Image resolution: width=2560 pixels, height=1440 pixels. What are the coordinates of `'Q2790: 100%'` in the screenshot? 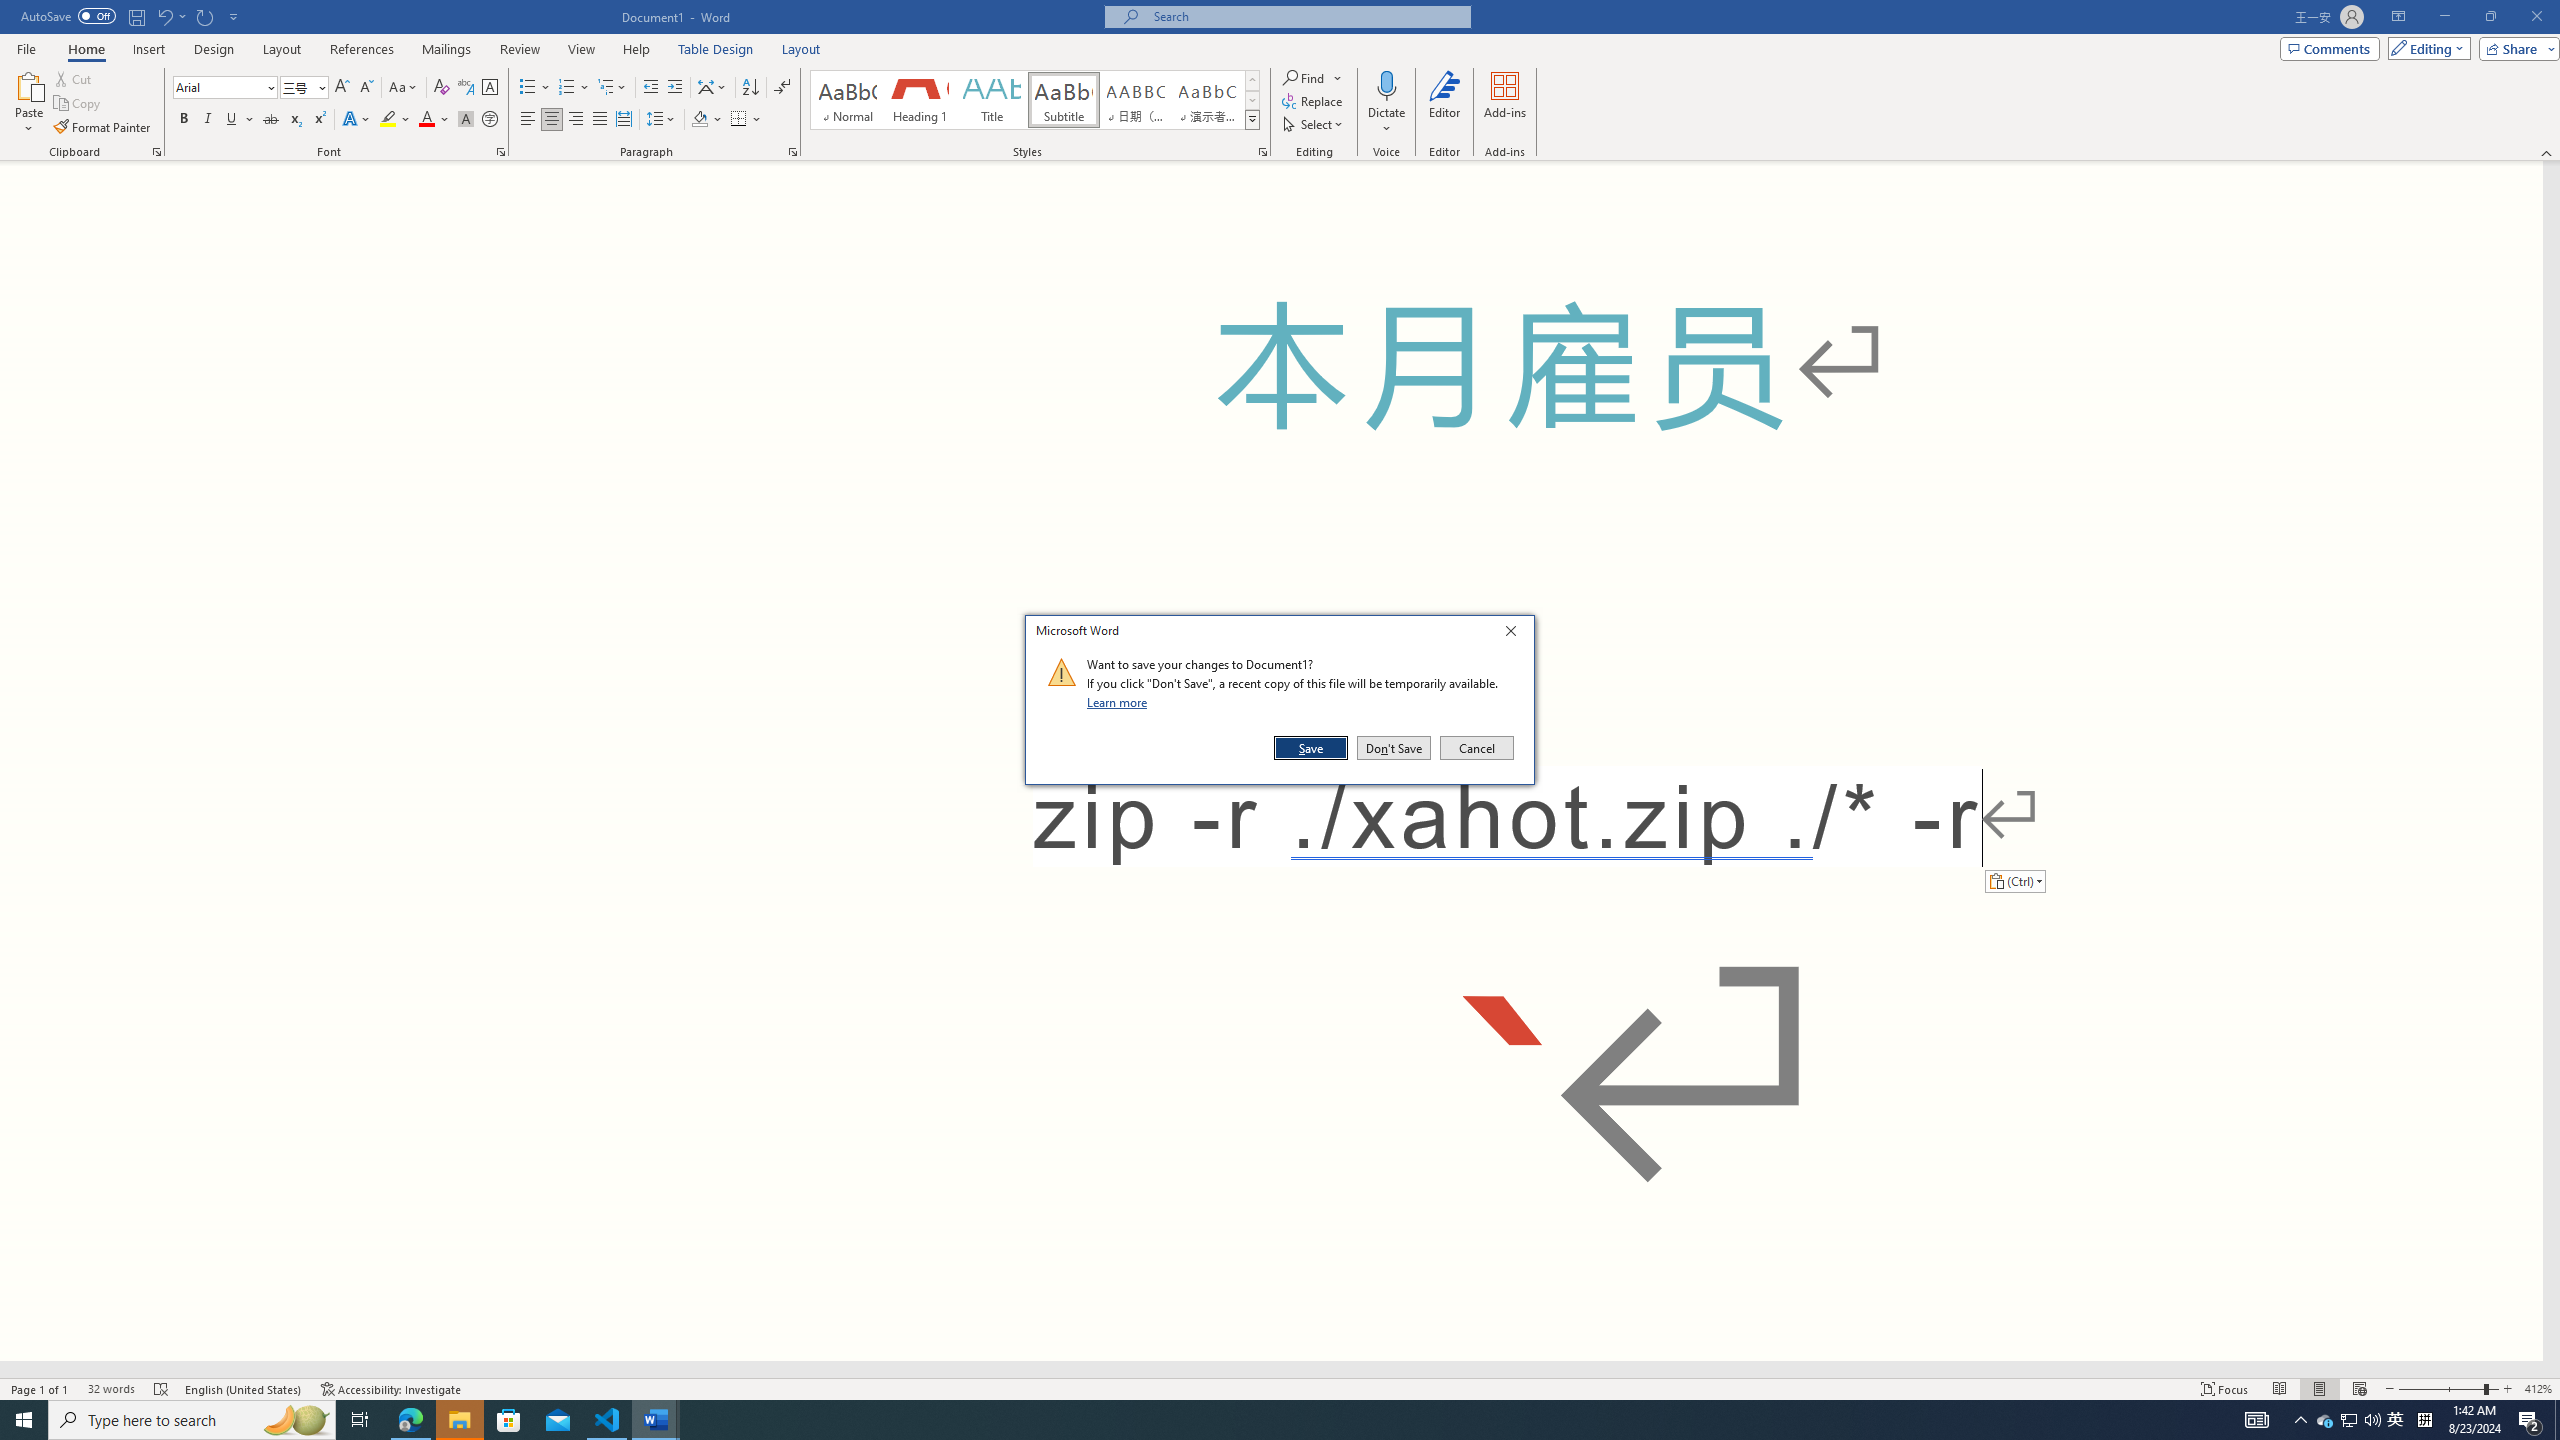 It's located at (2372, 1418).